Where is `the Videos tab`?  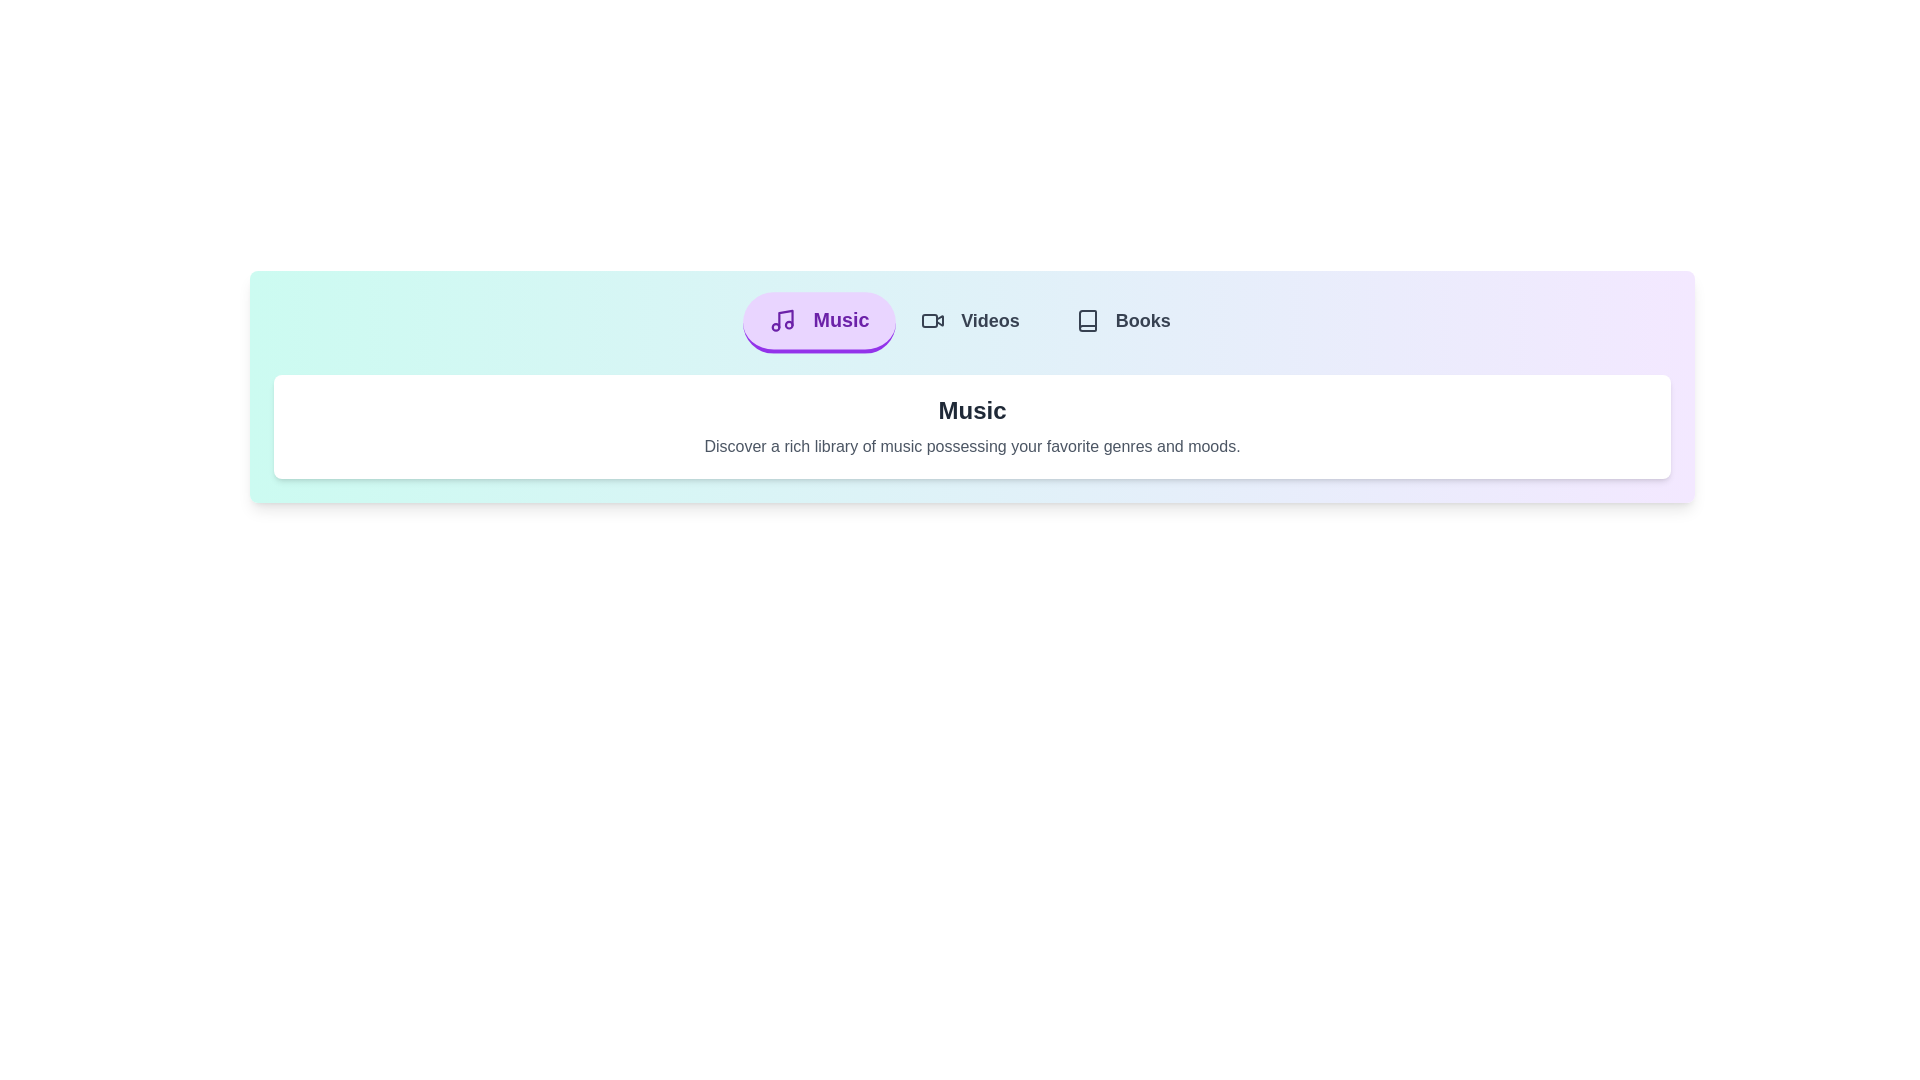
the Videos tab is located at coordinates (970, 322).